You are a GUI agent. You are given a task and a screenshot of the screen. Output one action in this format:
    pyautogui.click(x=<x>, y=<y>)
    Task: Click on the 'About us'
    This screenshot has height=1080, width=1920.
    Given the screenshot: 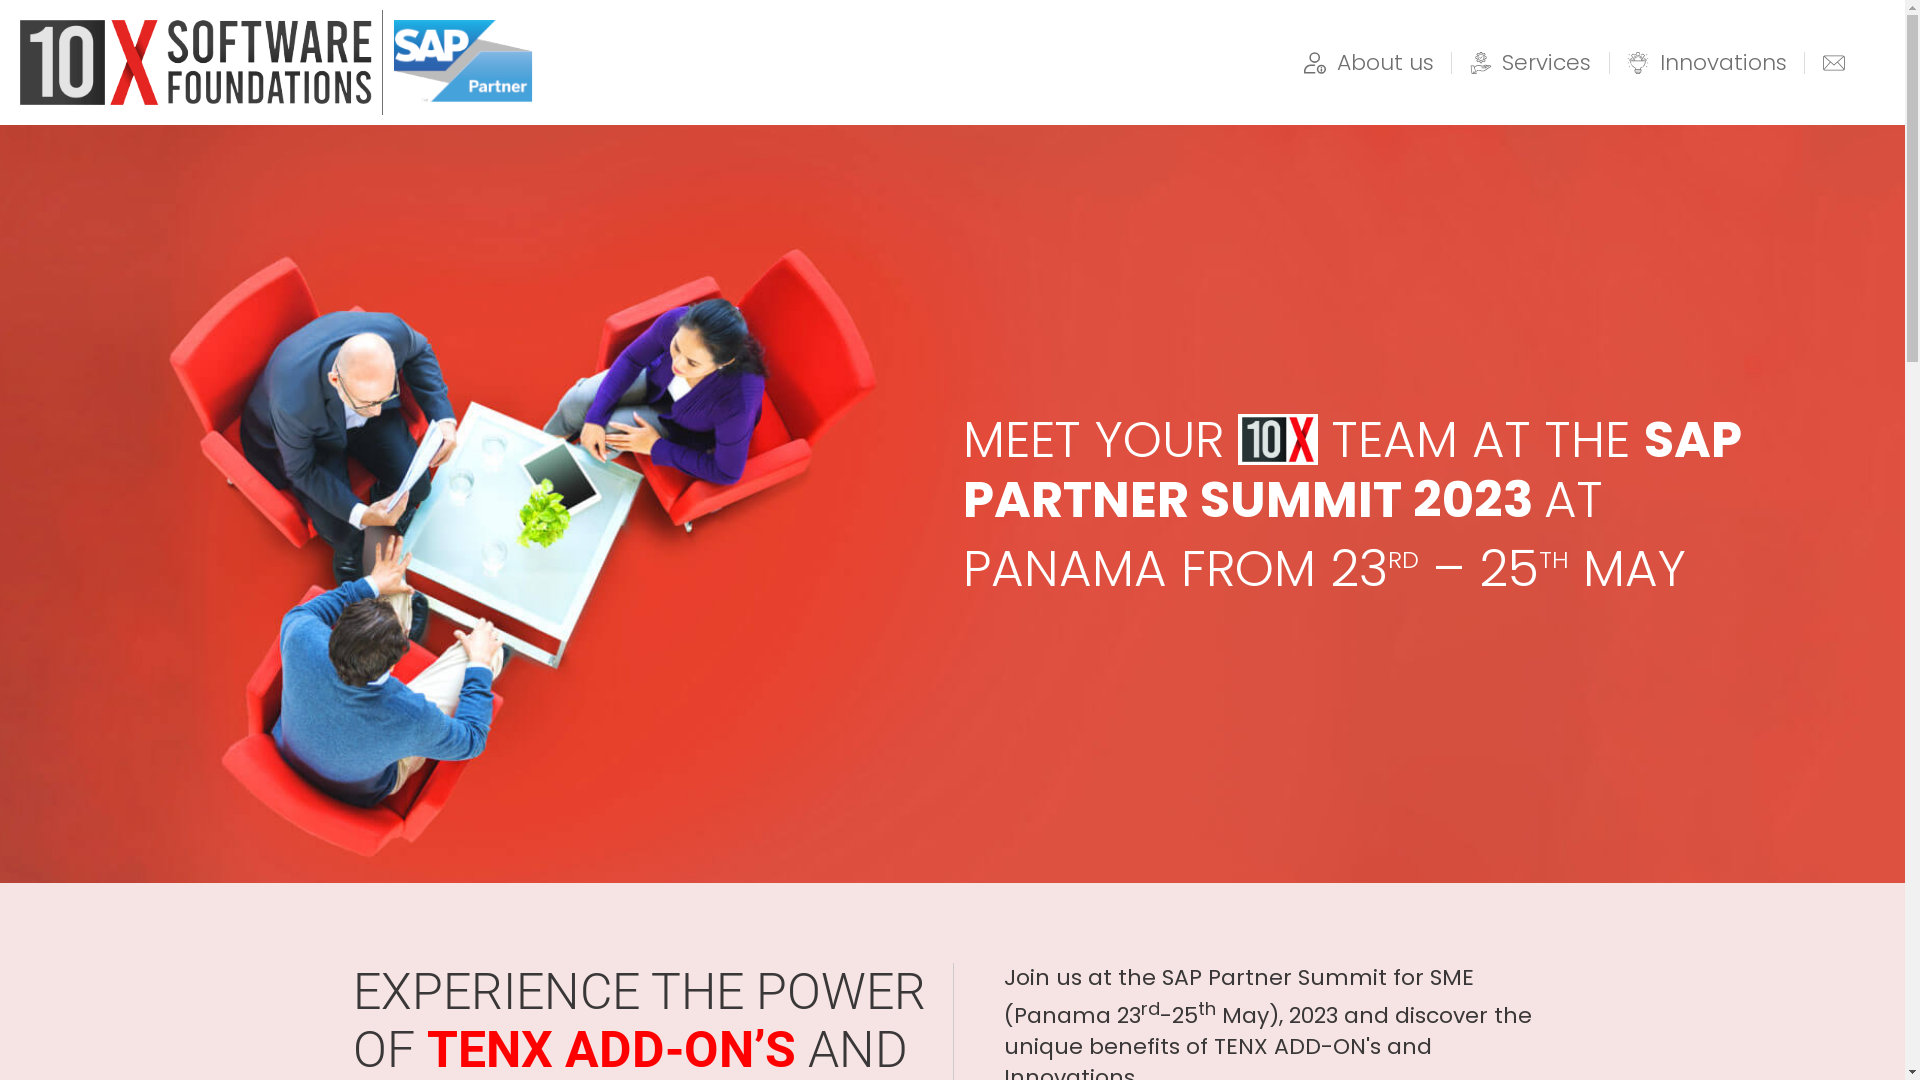 What is the action you would take?
    pyautogui.click(x=1367, y=61)
    